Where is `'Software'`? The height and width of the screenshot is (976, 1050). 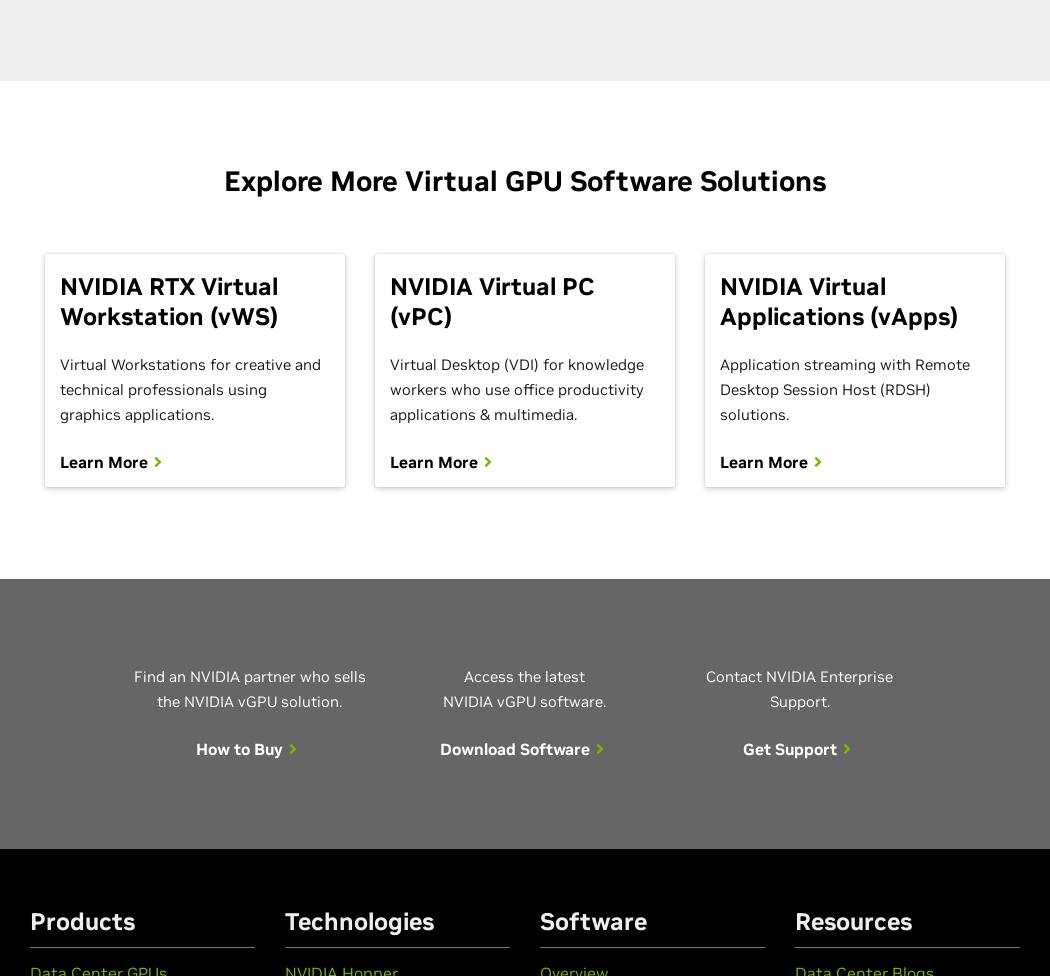 'Software' is located at coordinates (592, 920).